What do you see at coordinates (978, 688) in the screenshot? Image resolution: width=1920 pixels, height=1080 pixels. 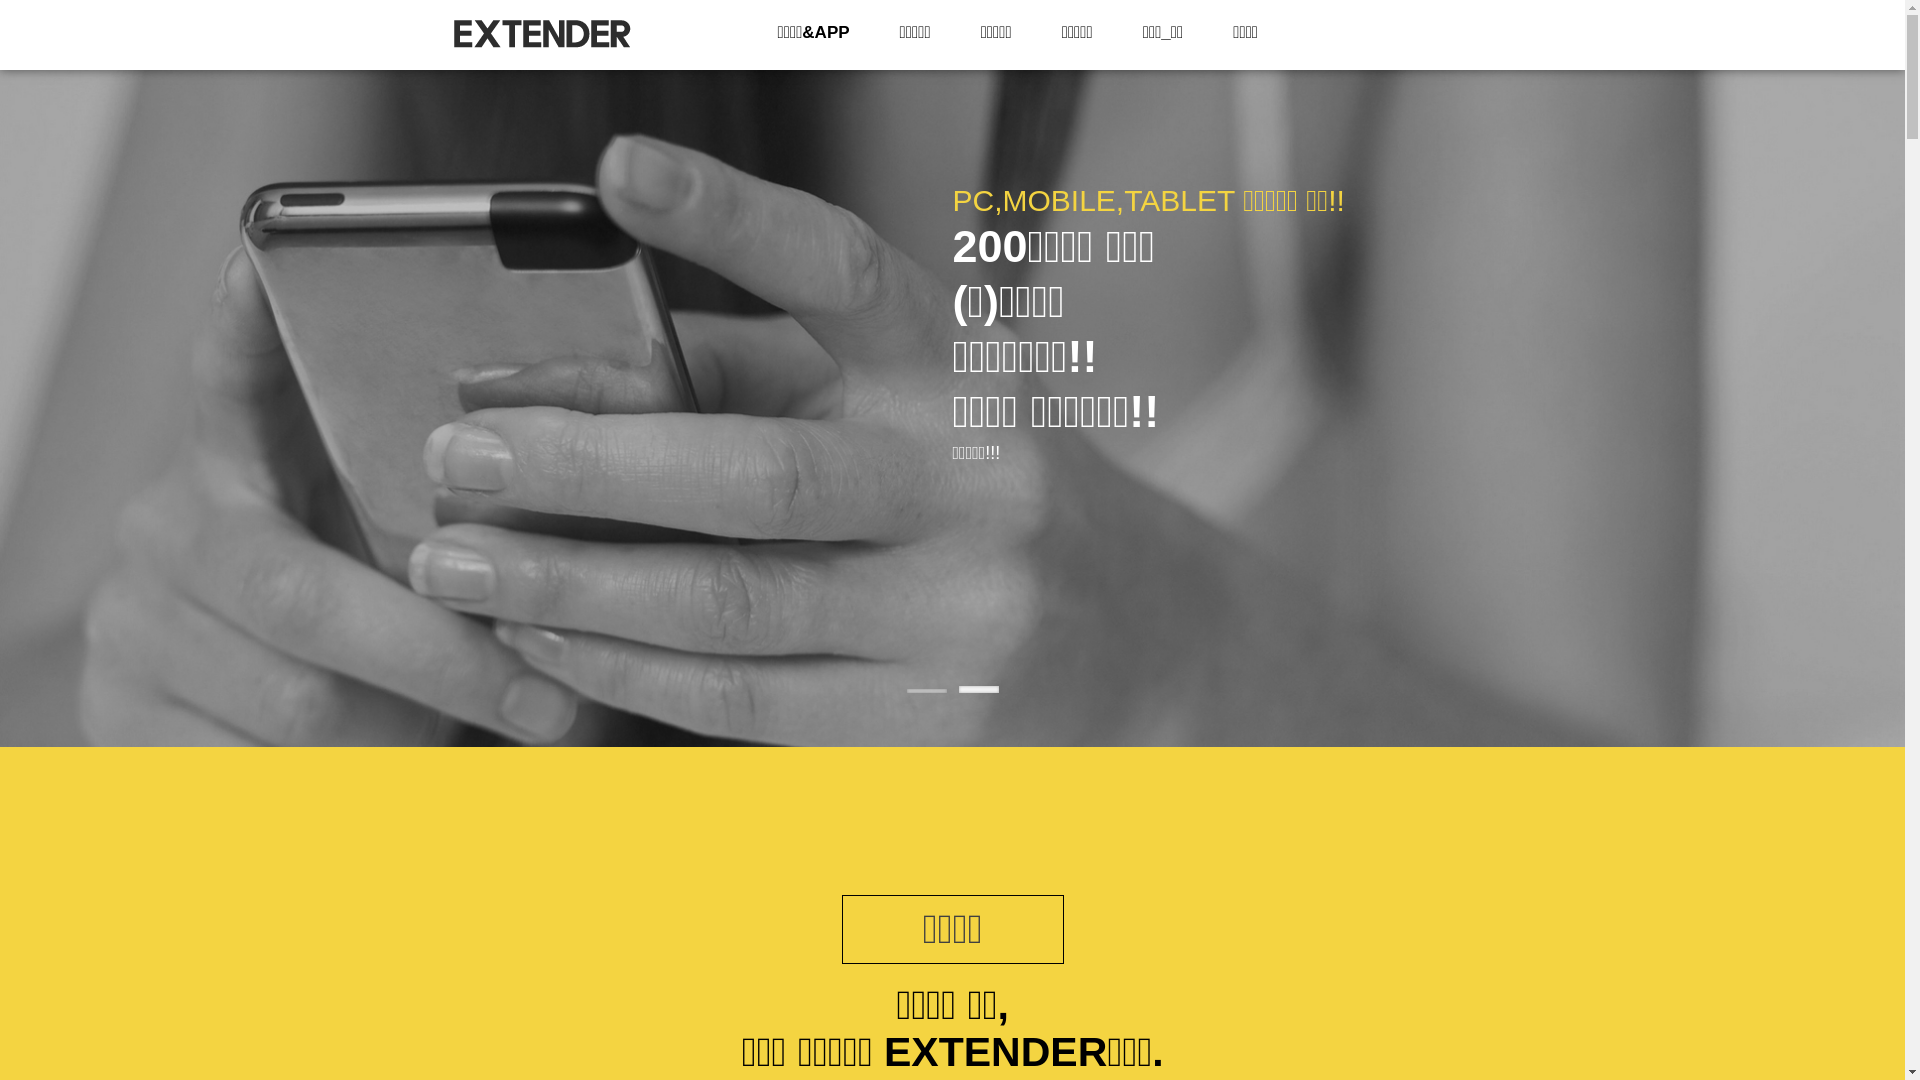 I see `'2'` at bounding box center [978, 688].